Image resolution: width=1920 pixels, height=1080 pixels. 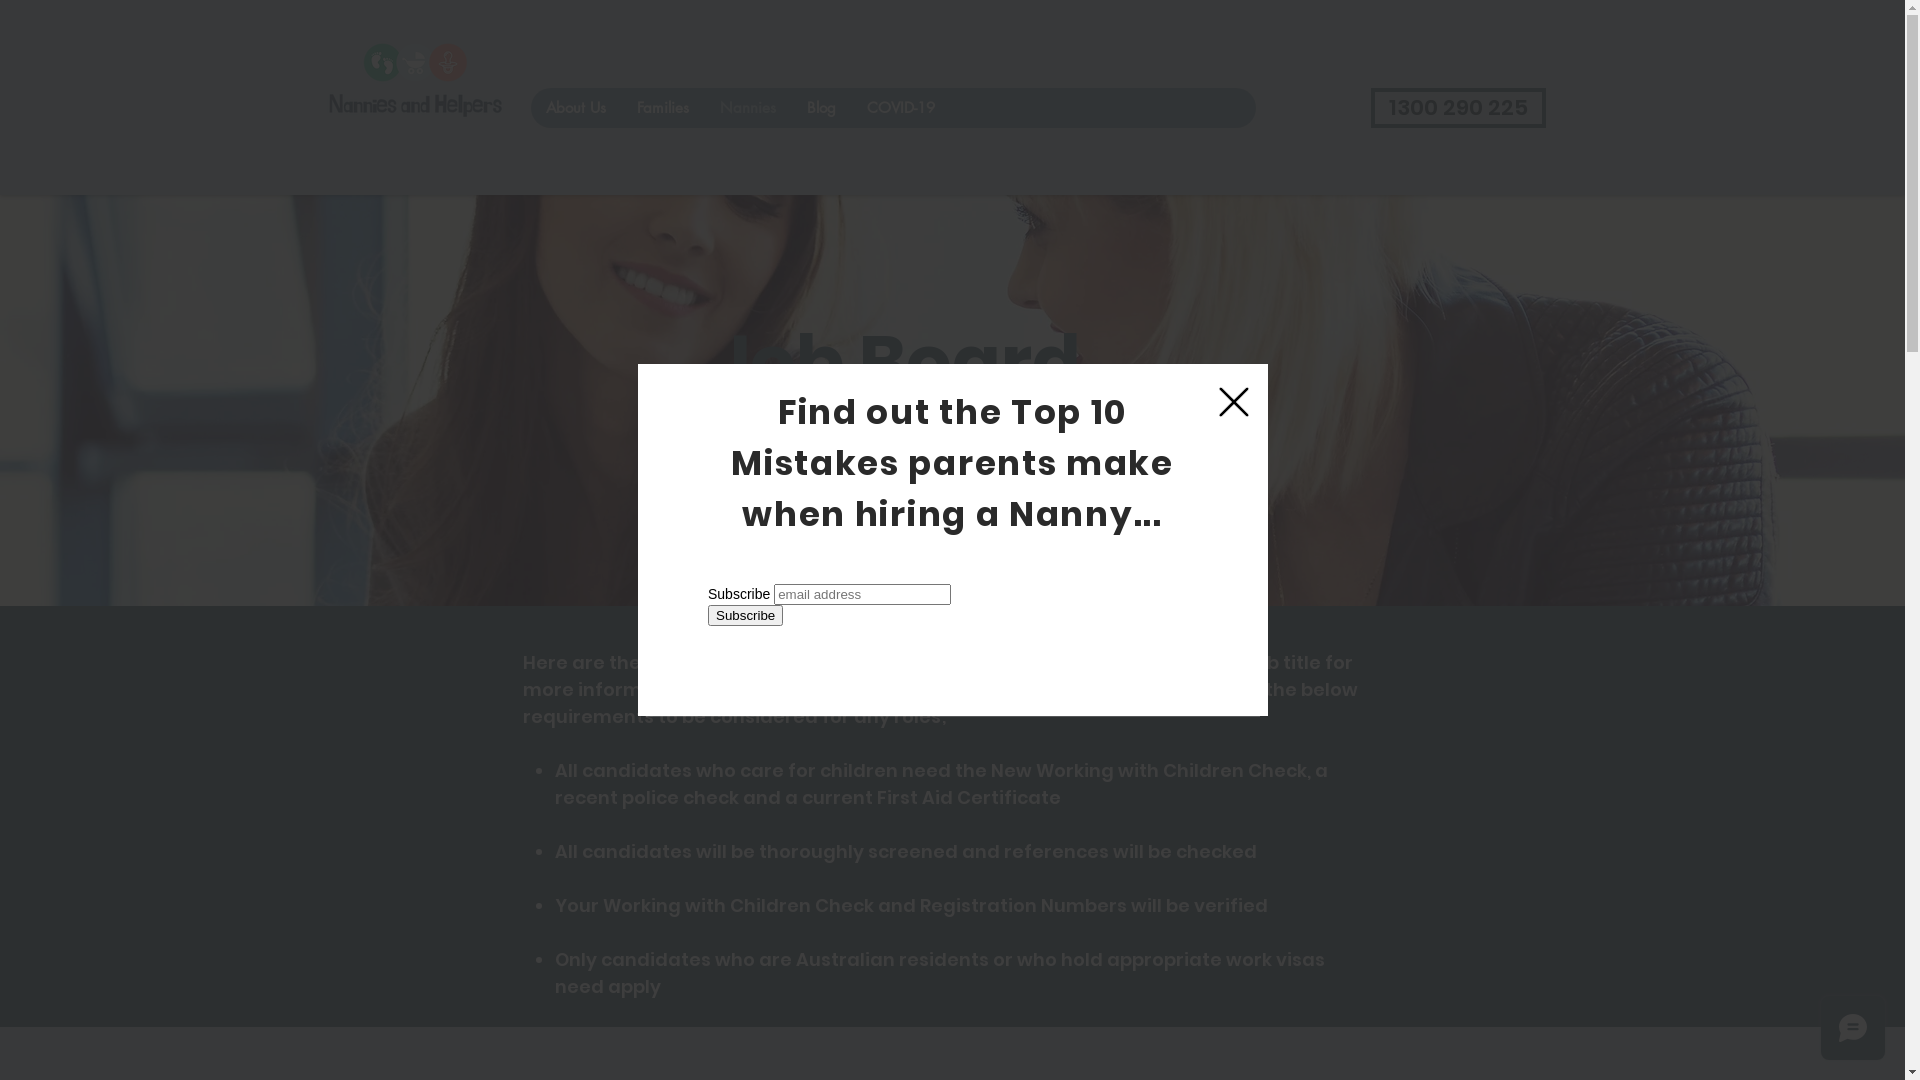 What do you see at coordinates (820, 108) in the screenshot?
I see `'Blog'` at bounding box center [820, 108].